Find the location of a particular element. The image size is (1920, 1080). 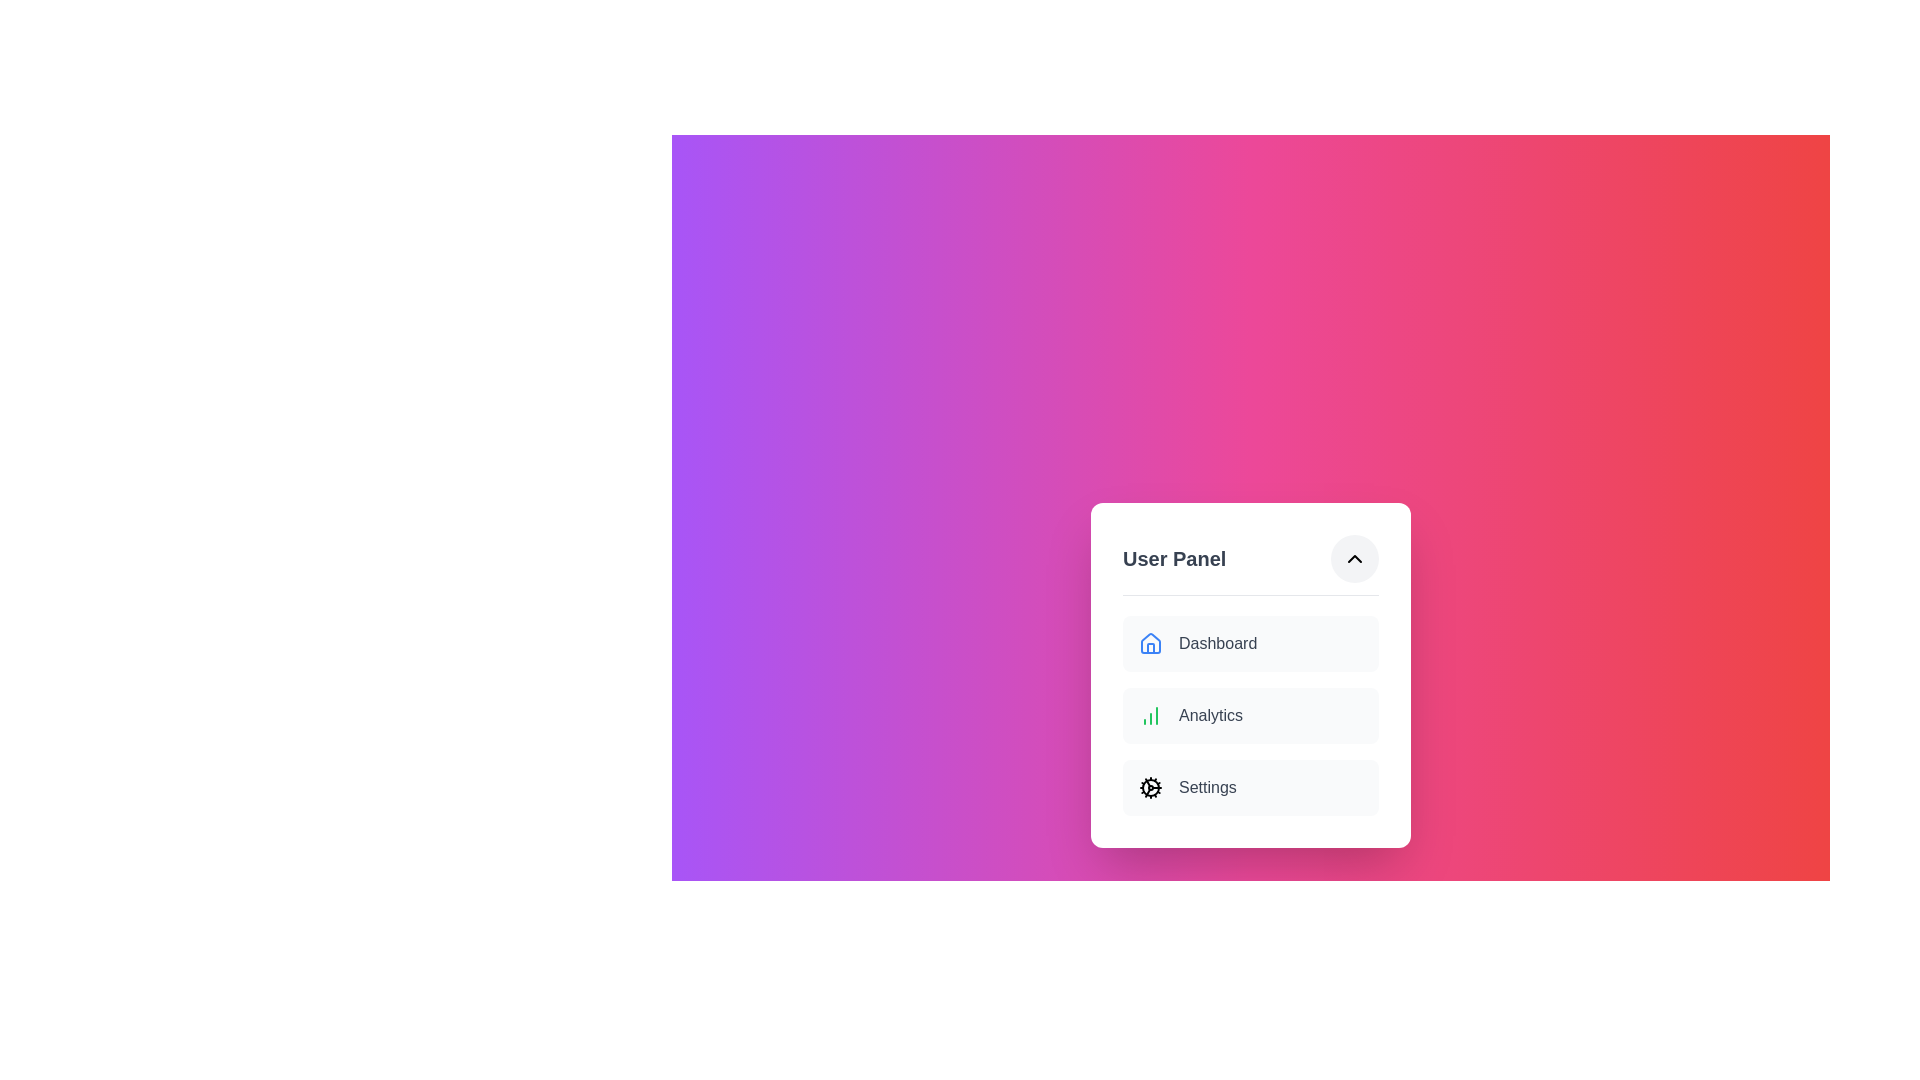

the text 'User Panel' in the menu is located at coordinates (1250, 558).